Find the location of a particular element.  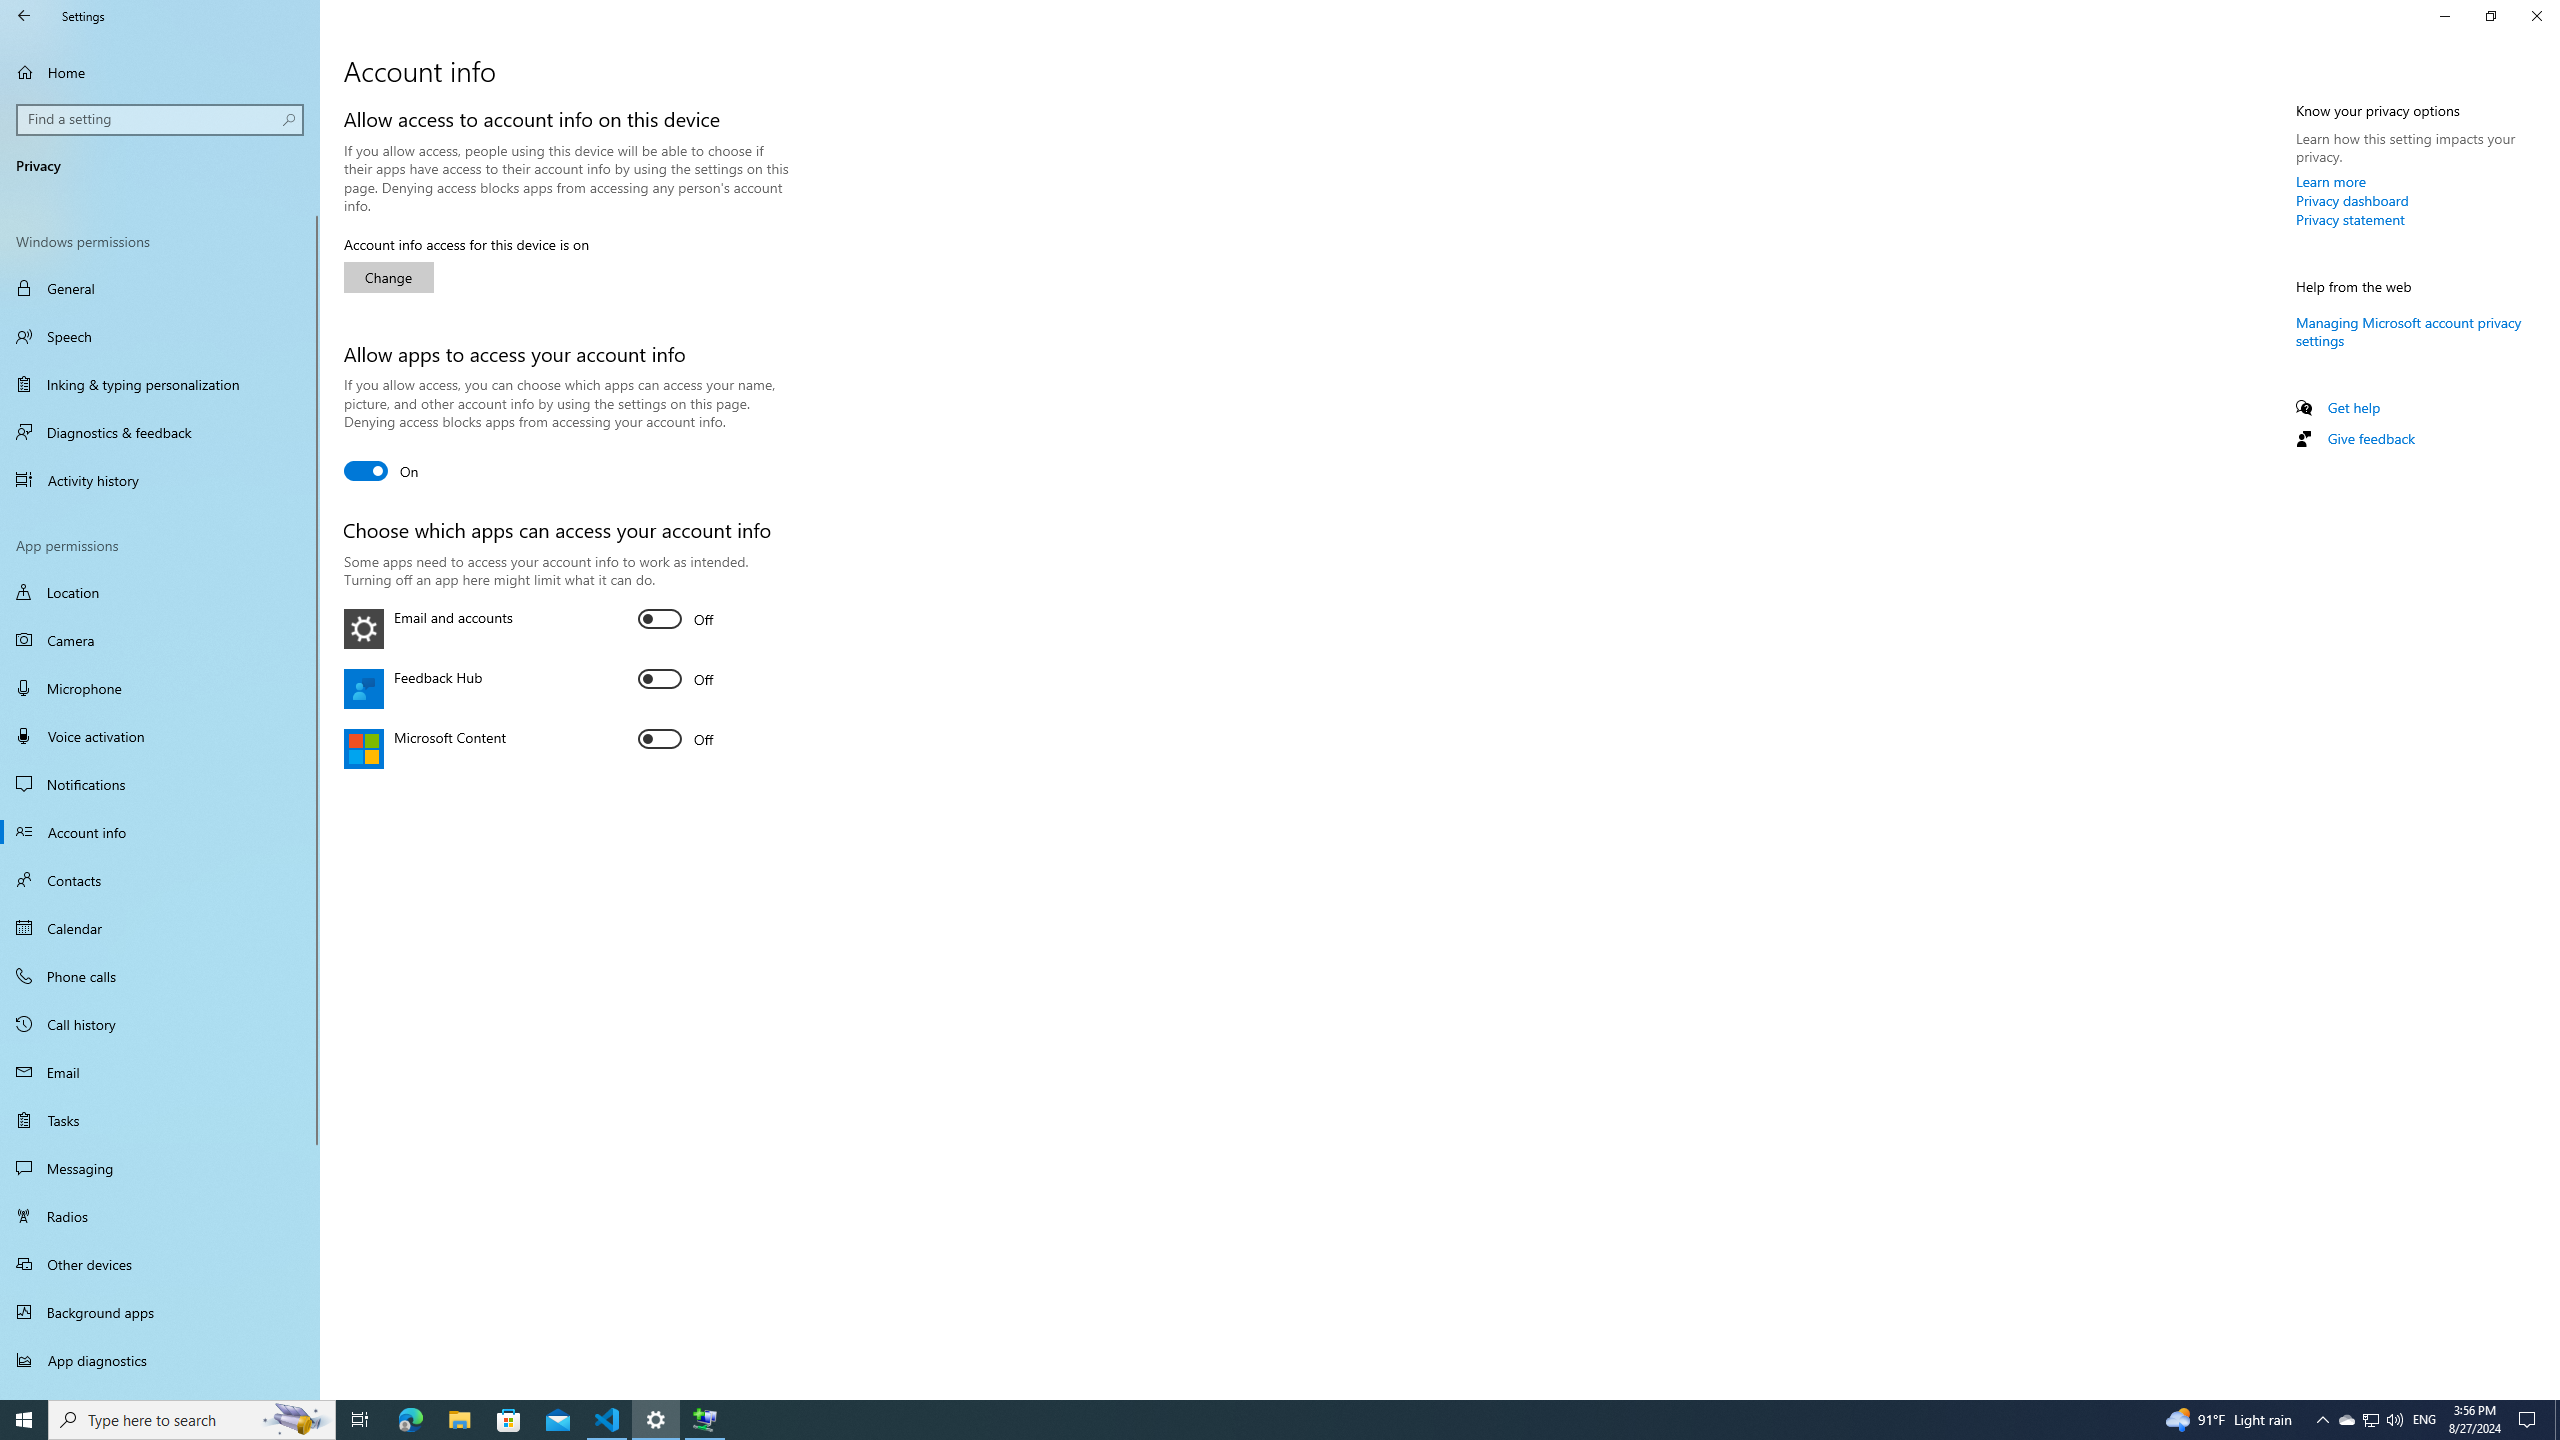

'Action Center, No new notifications' is located at coordinates (2530, 1418).